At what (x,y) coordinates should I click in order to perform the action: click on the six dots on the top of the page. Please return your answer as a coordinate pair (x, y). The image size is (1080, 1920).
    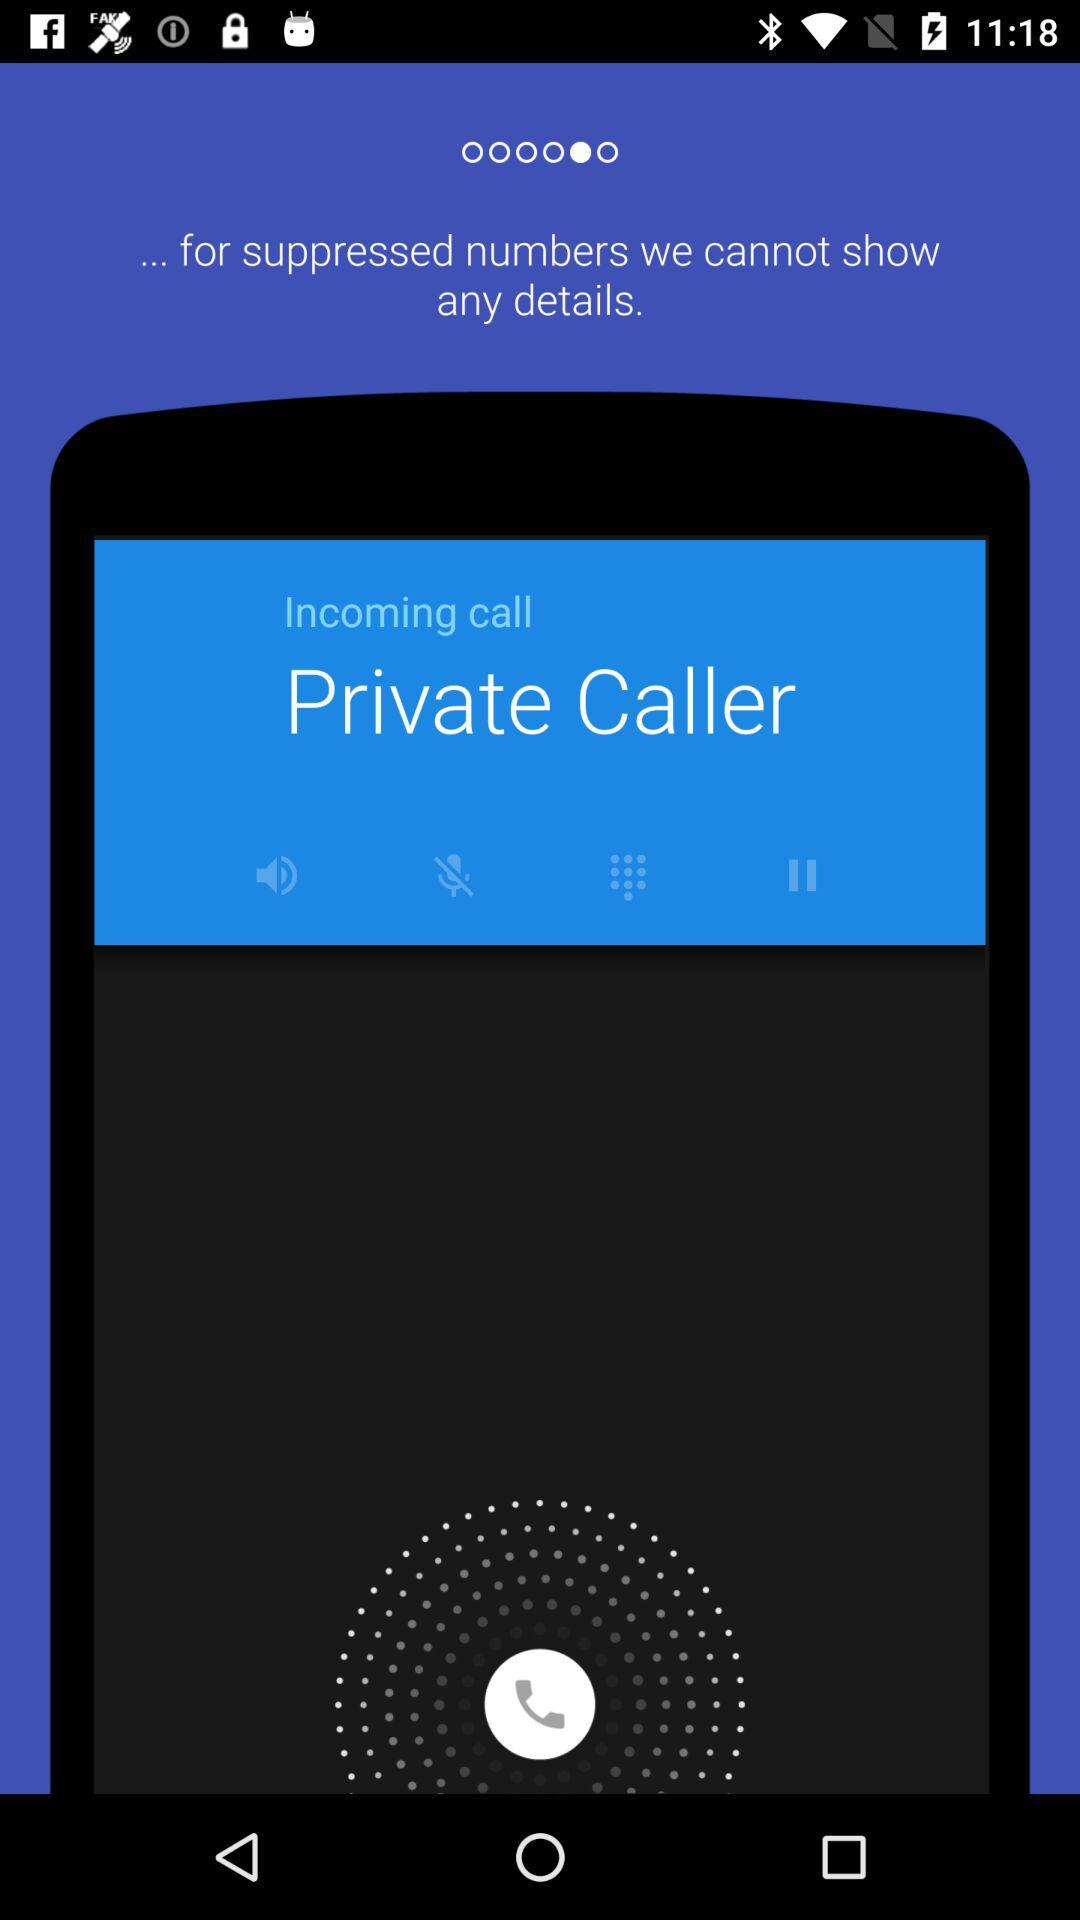
    Looking at the image, I should click on (540, 143).